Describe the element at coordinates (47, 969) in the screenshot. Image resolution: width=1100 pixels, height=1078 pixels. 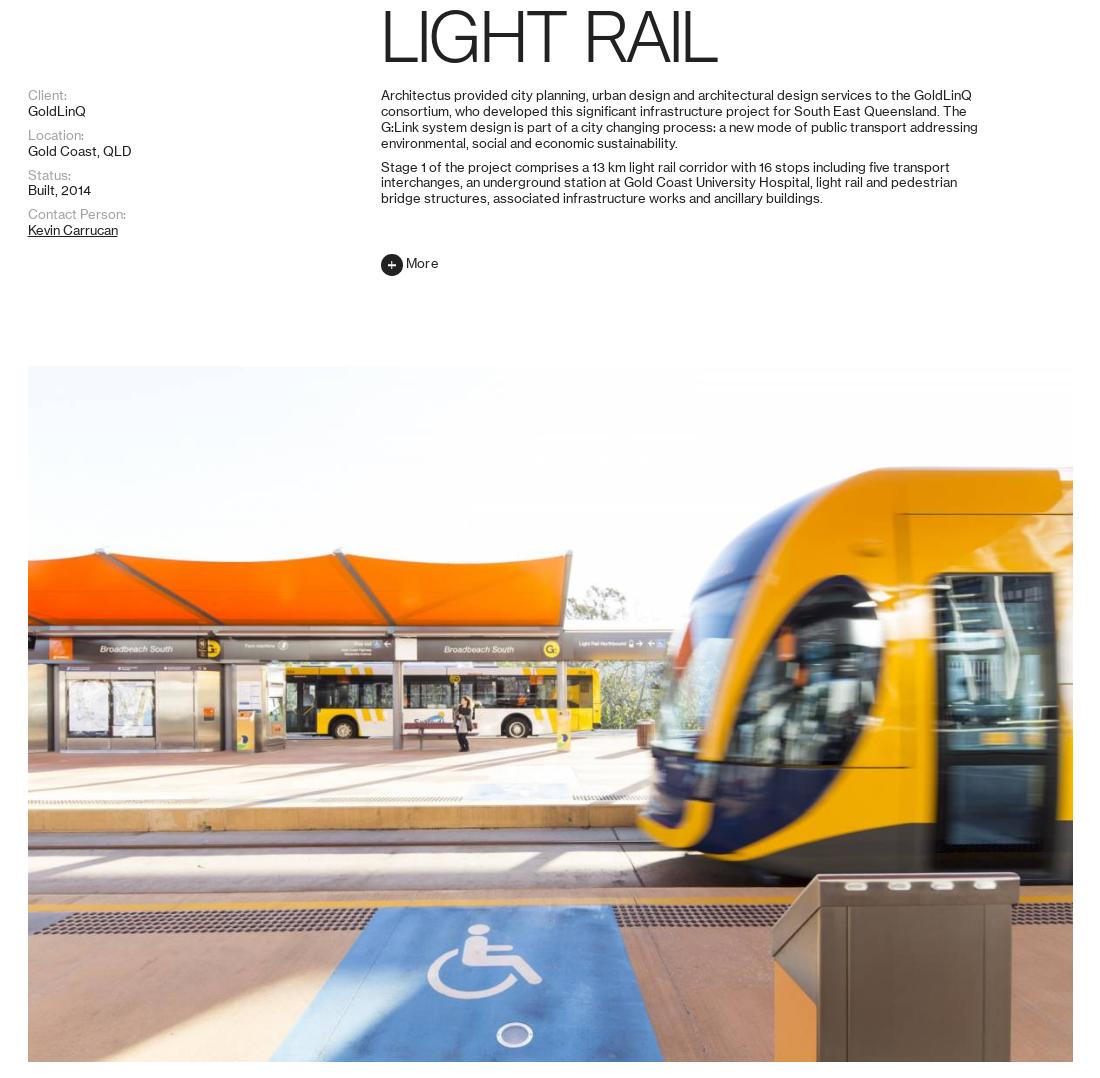
I see `'Status:'` at that location.